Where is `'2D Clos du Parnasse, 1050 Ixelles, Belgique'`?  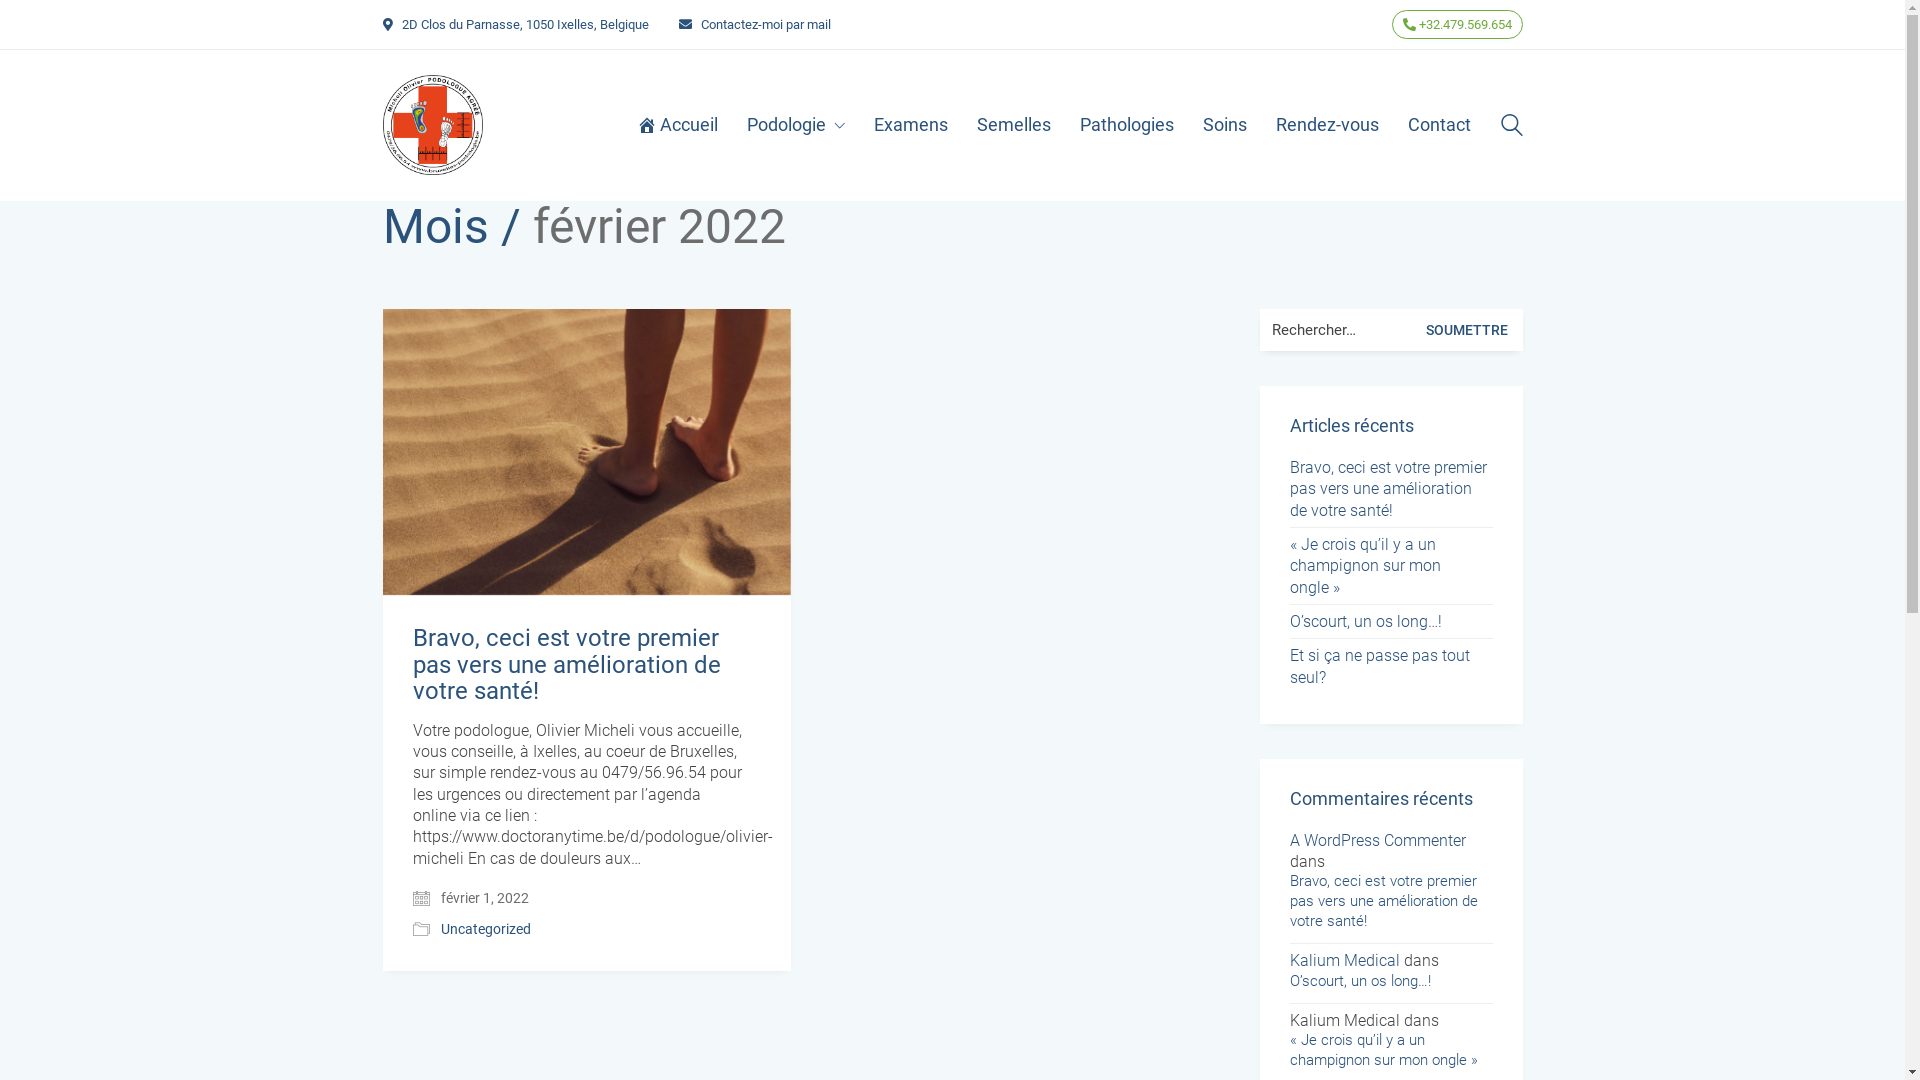 '2D Clos du Parnasse, 1050 Ixelles, Belgique' is located at coordinates (401, 24).